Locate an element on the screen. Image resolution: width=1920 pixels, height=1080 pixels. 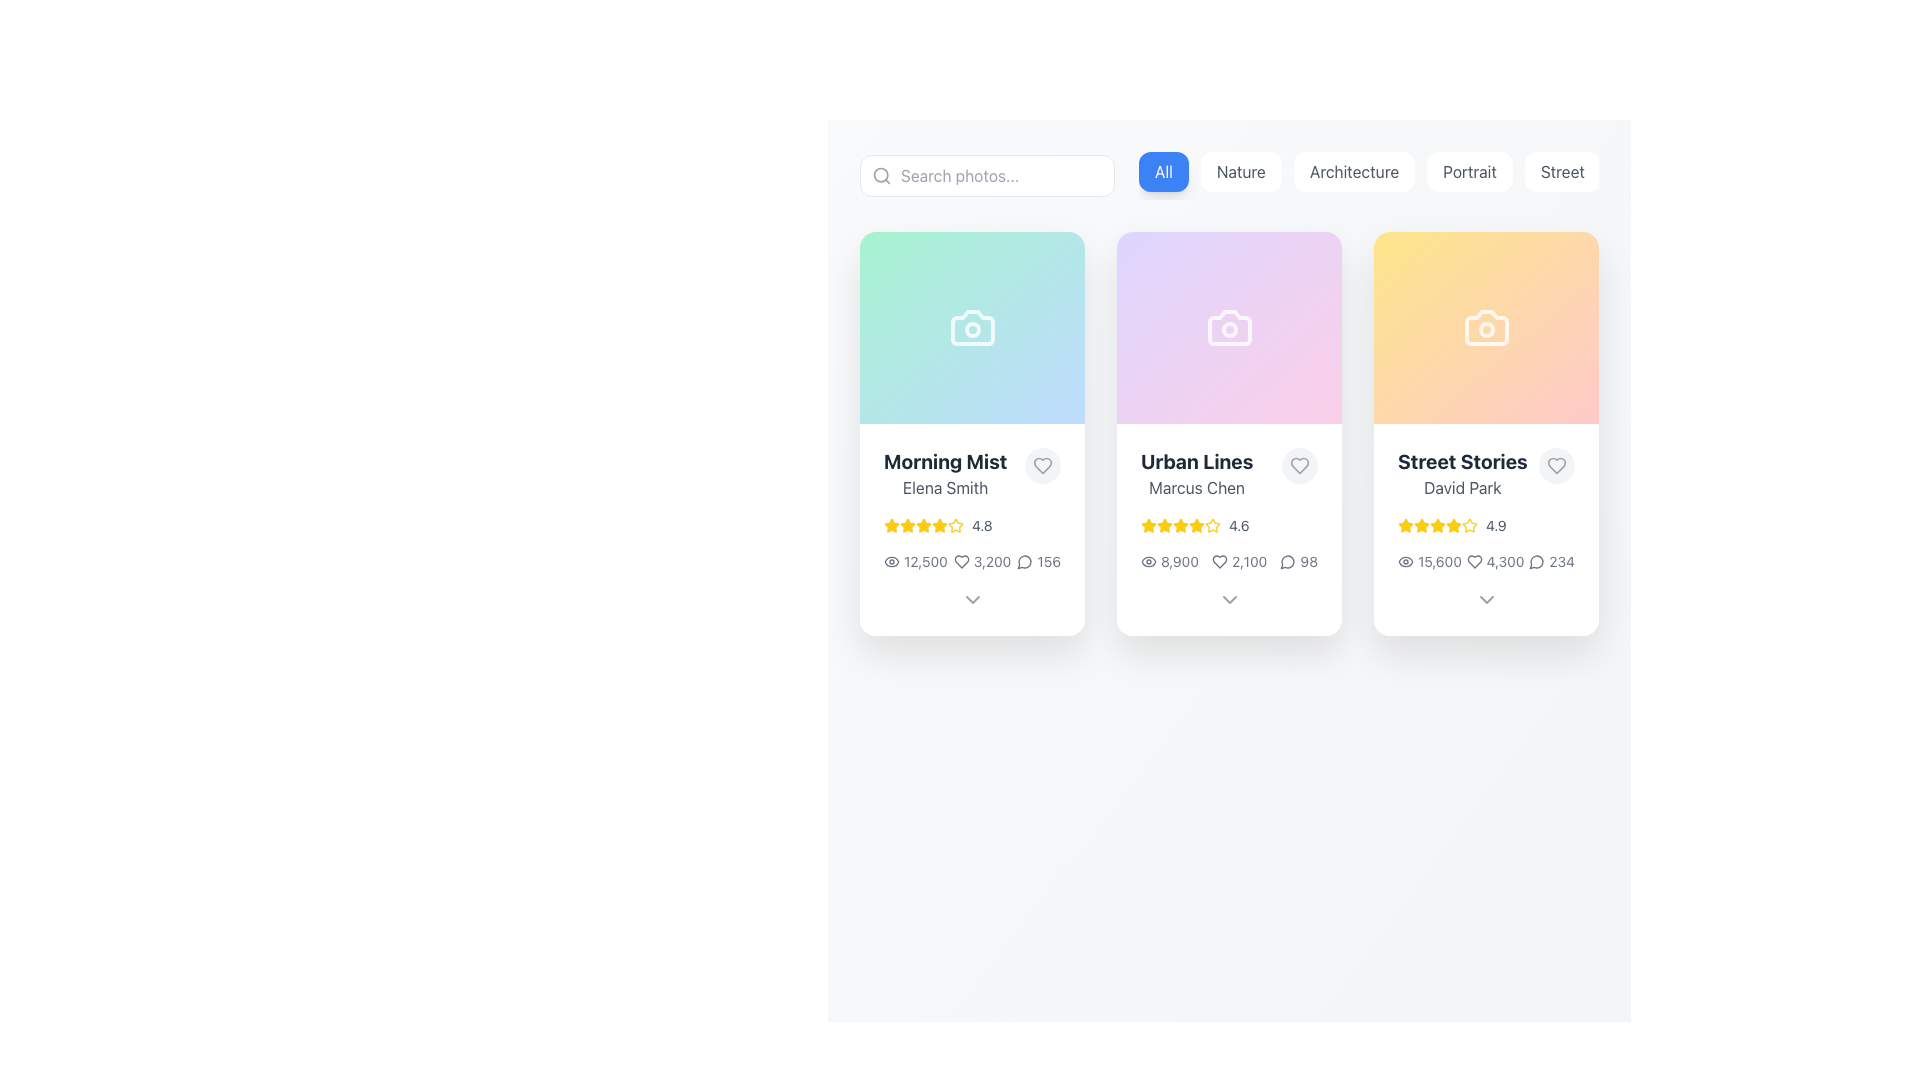
the third star icon from the left in the rating section of the 'Street Stories' card by David Park to interact with the rating is located at coordinates (1420, 524).